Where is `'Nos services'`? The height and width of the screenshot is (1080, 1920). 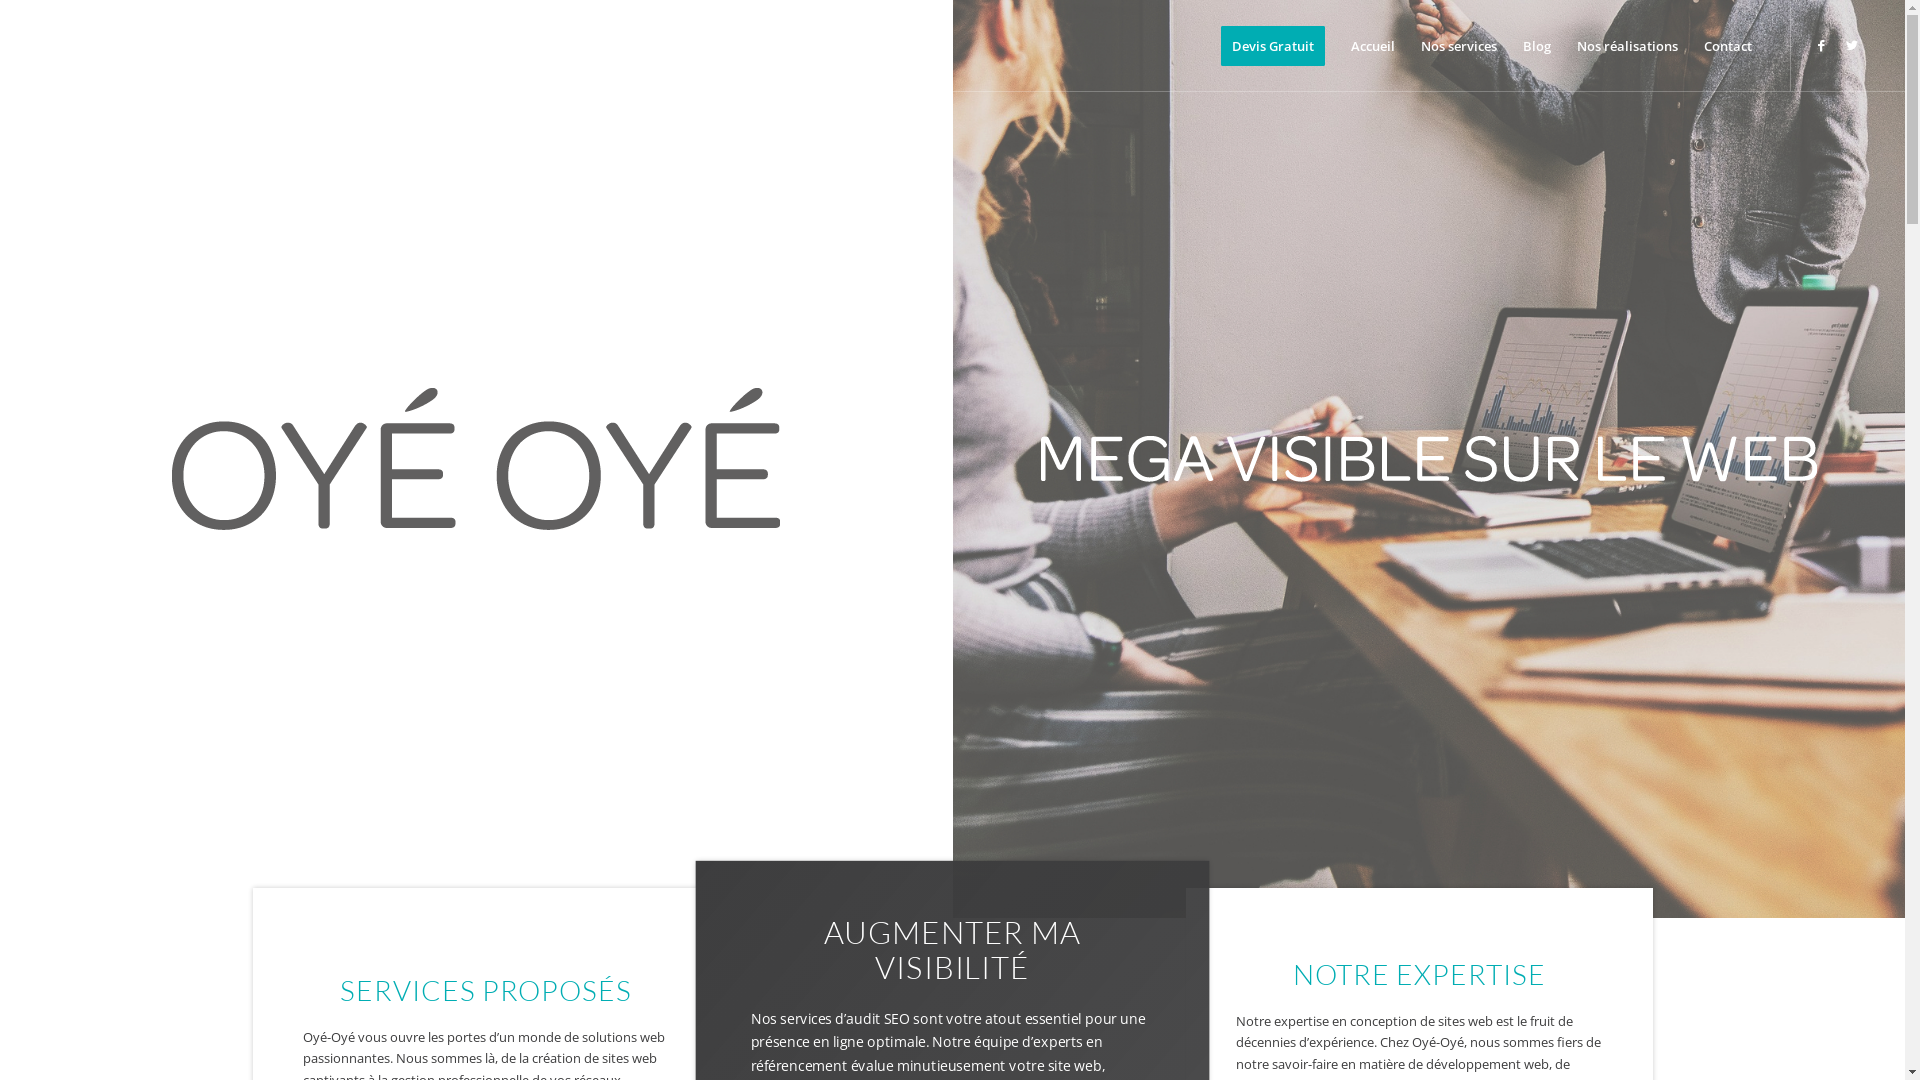 'Nos services' is located at coordinates (1459, 45).